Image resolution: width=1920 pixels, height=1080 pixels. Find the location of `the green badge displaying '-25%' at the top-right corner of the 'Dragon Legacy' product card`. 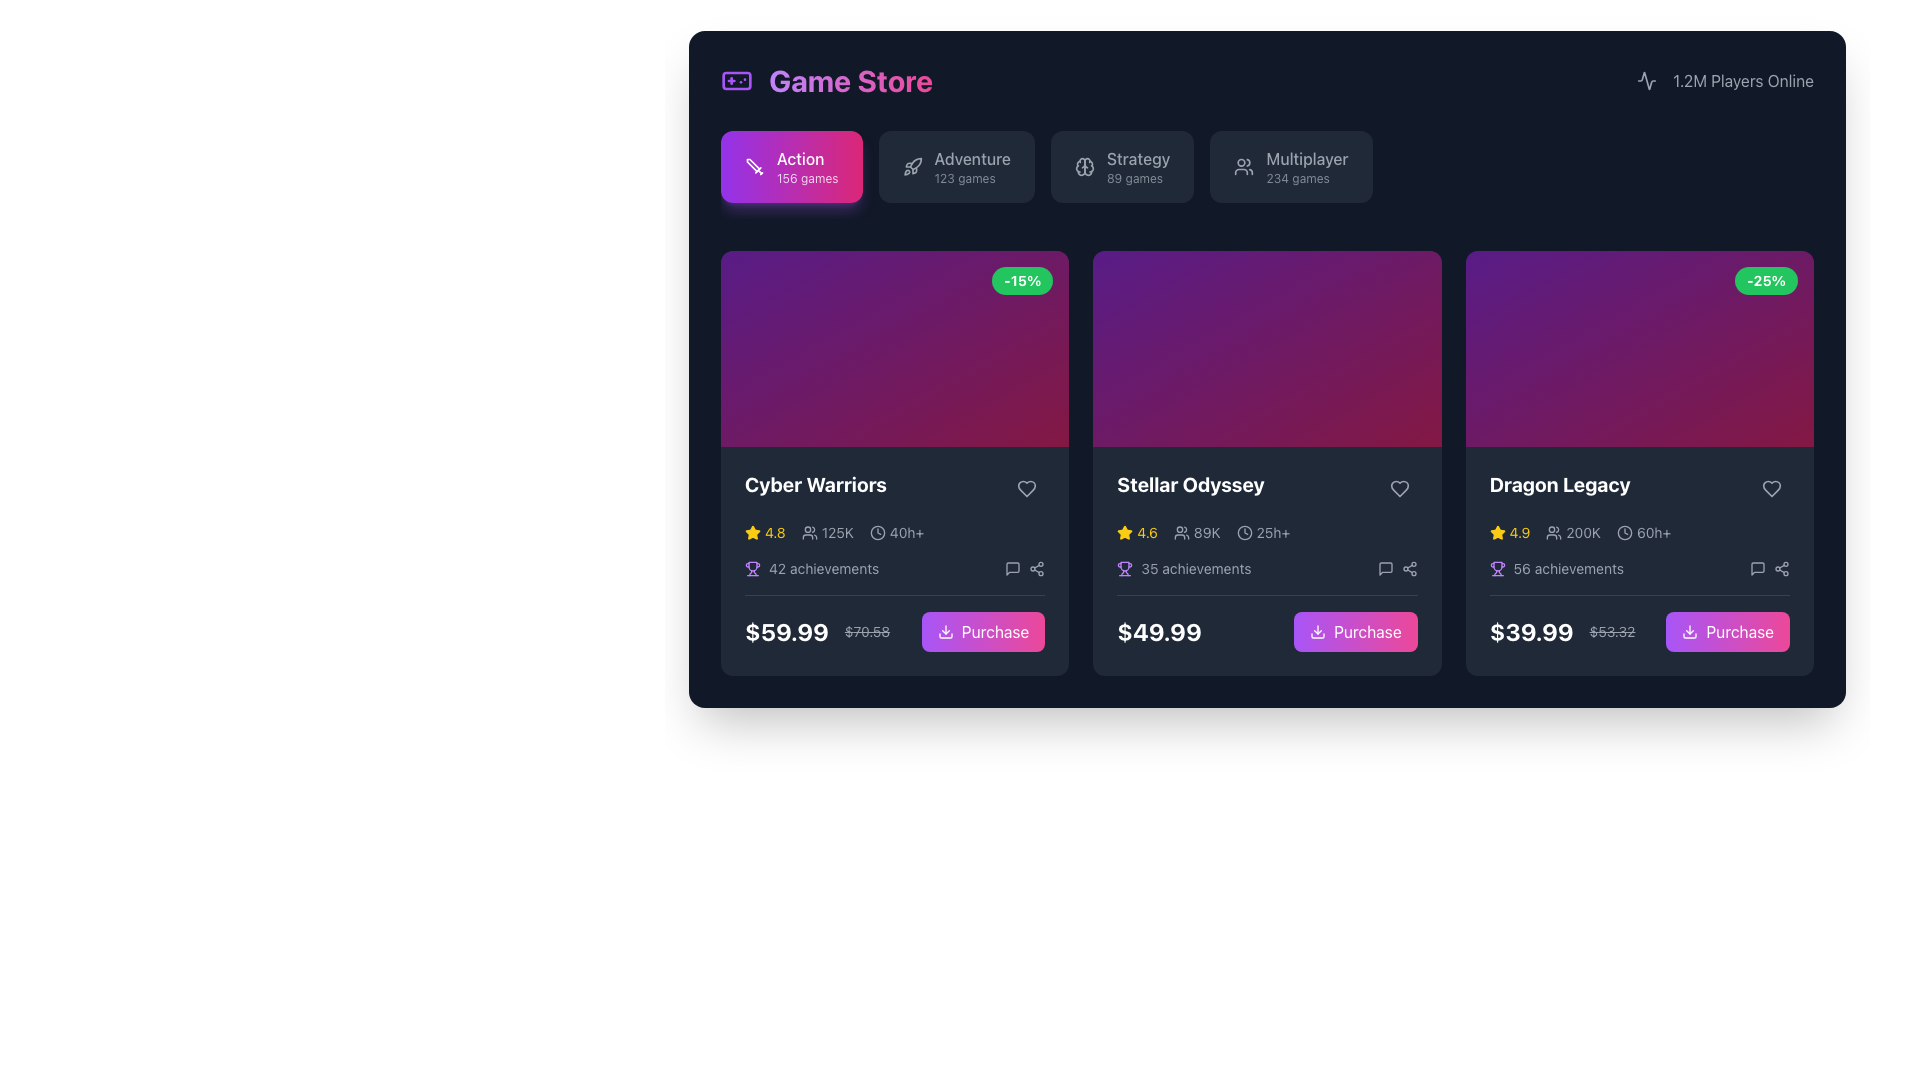

the green badge displaying '-25%' at the top-right corner of the 'Dragon Legacy' product card is located at coordinates (1766, 281).